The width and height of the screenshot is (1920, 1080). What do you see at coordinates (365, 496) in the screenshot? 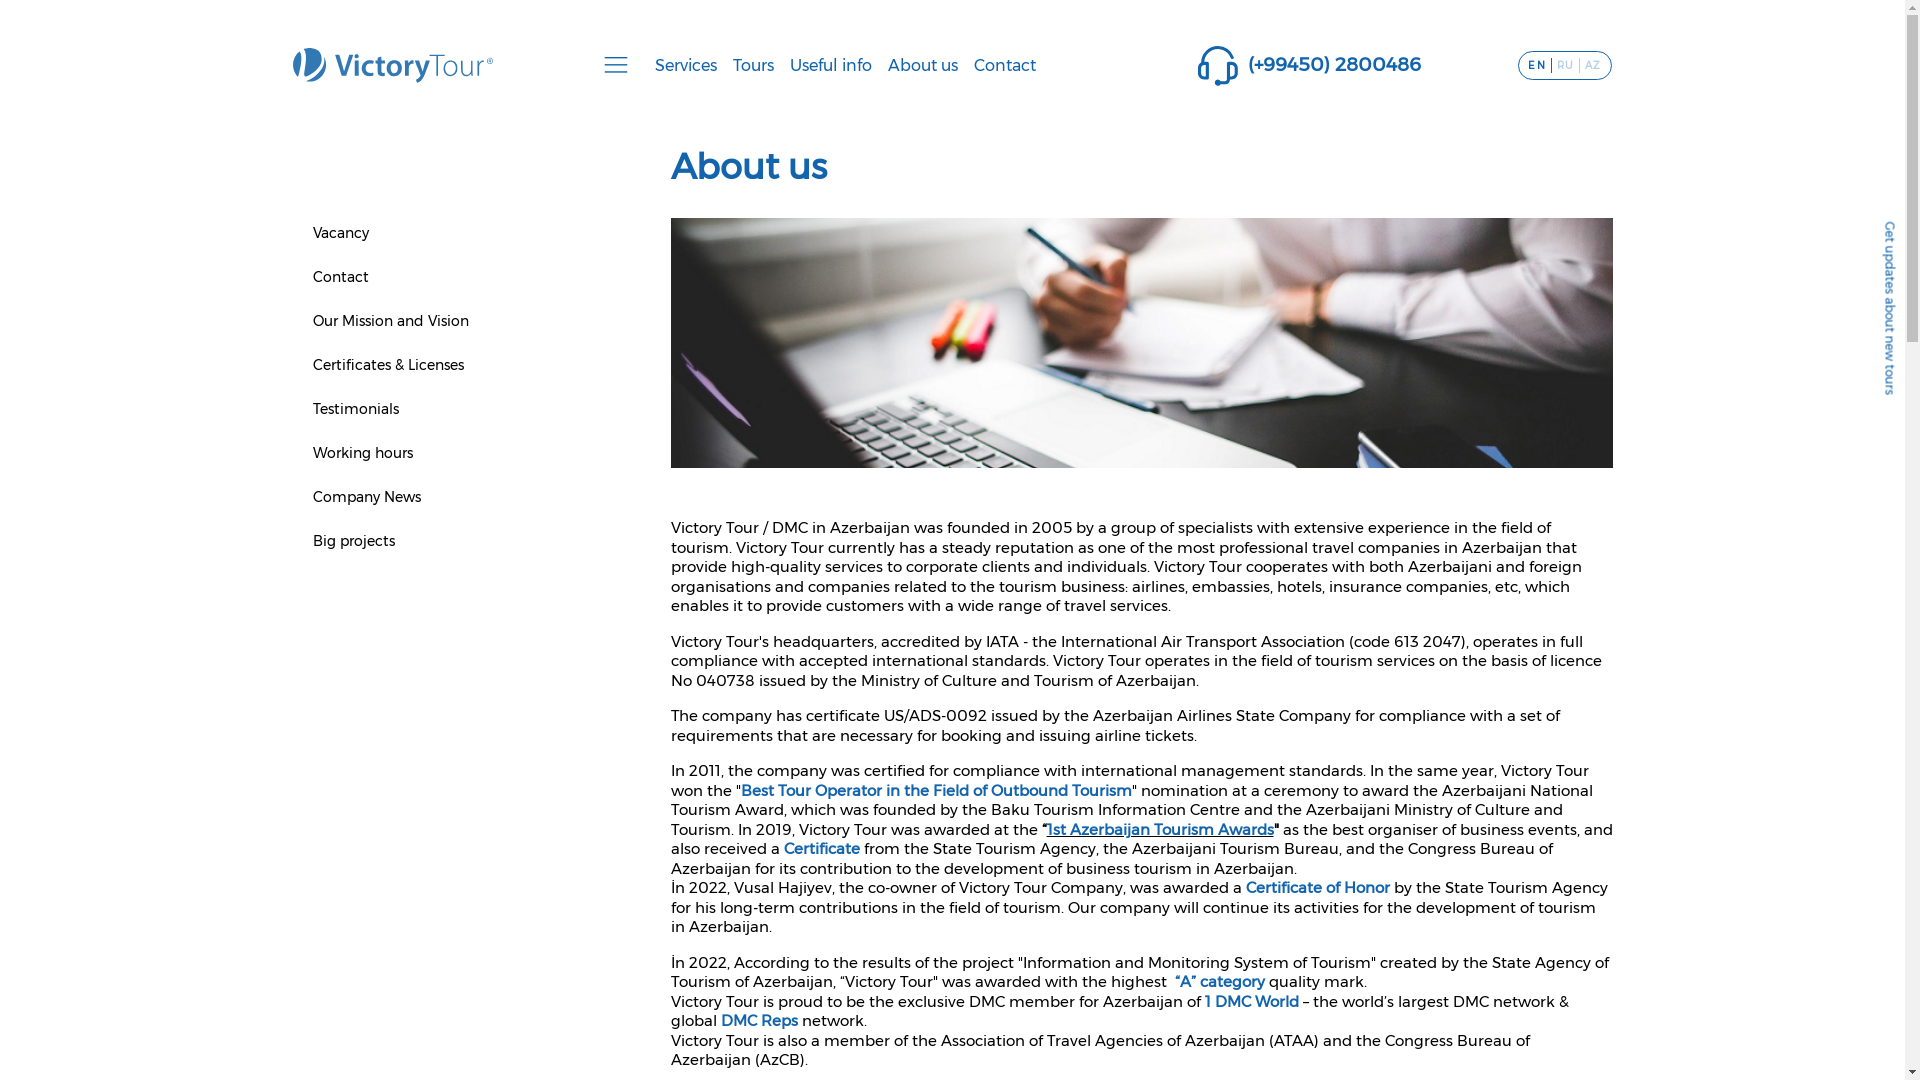
I see `'Company News'` at bounding box center [365, 496].